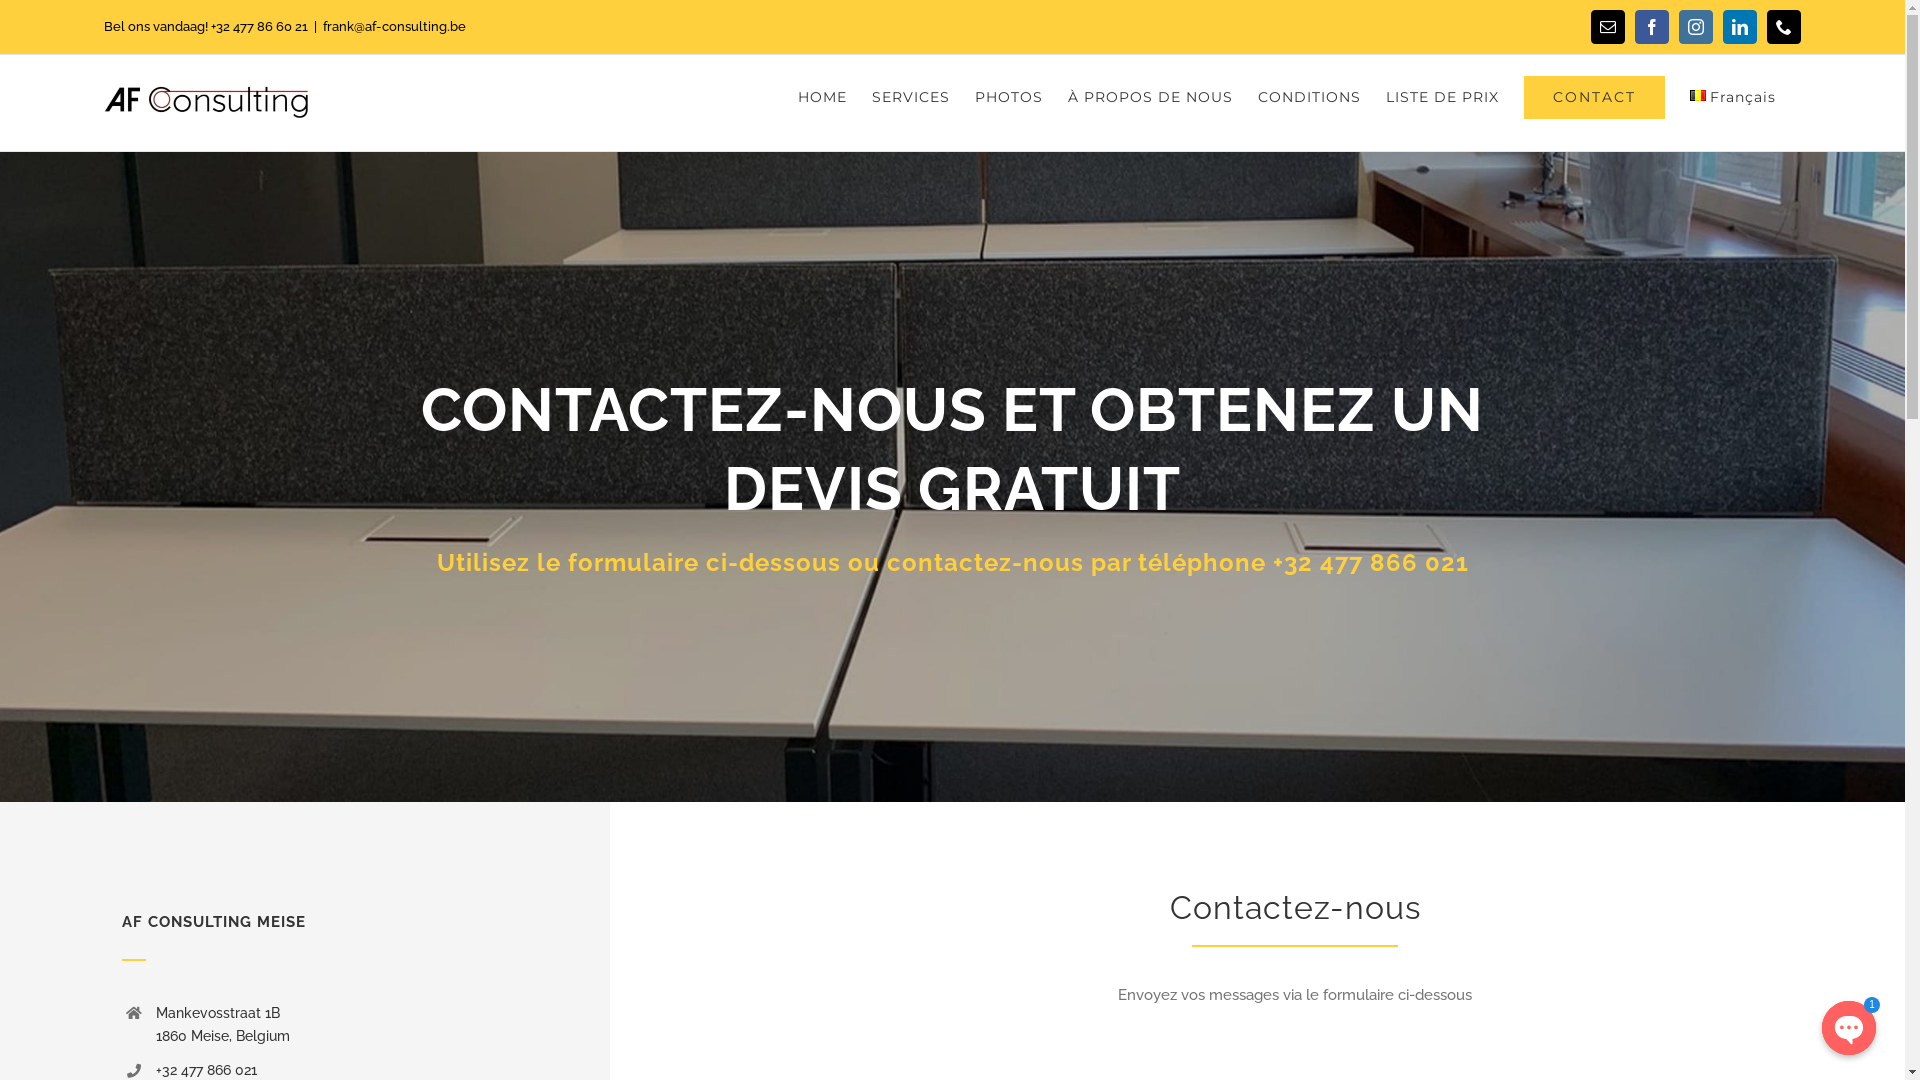 The width and height of the screenshot is (1920, 1080). What do you see at coordinates (1008, 96) in the screenshot?
I see `'PHOTOS'` at bounding box center [1008, 96].